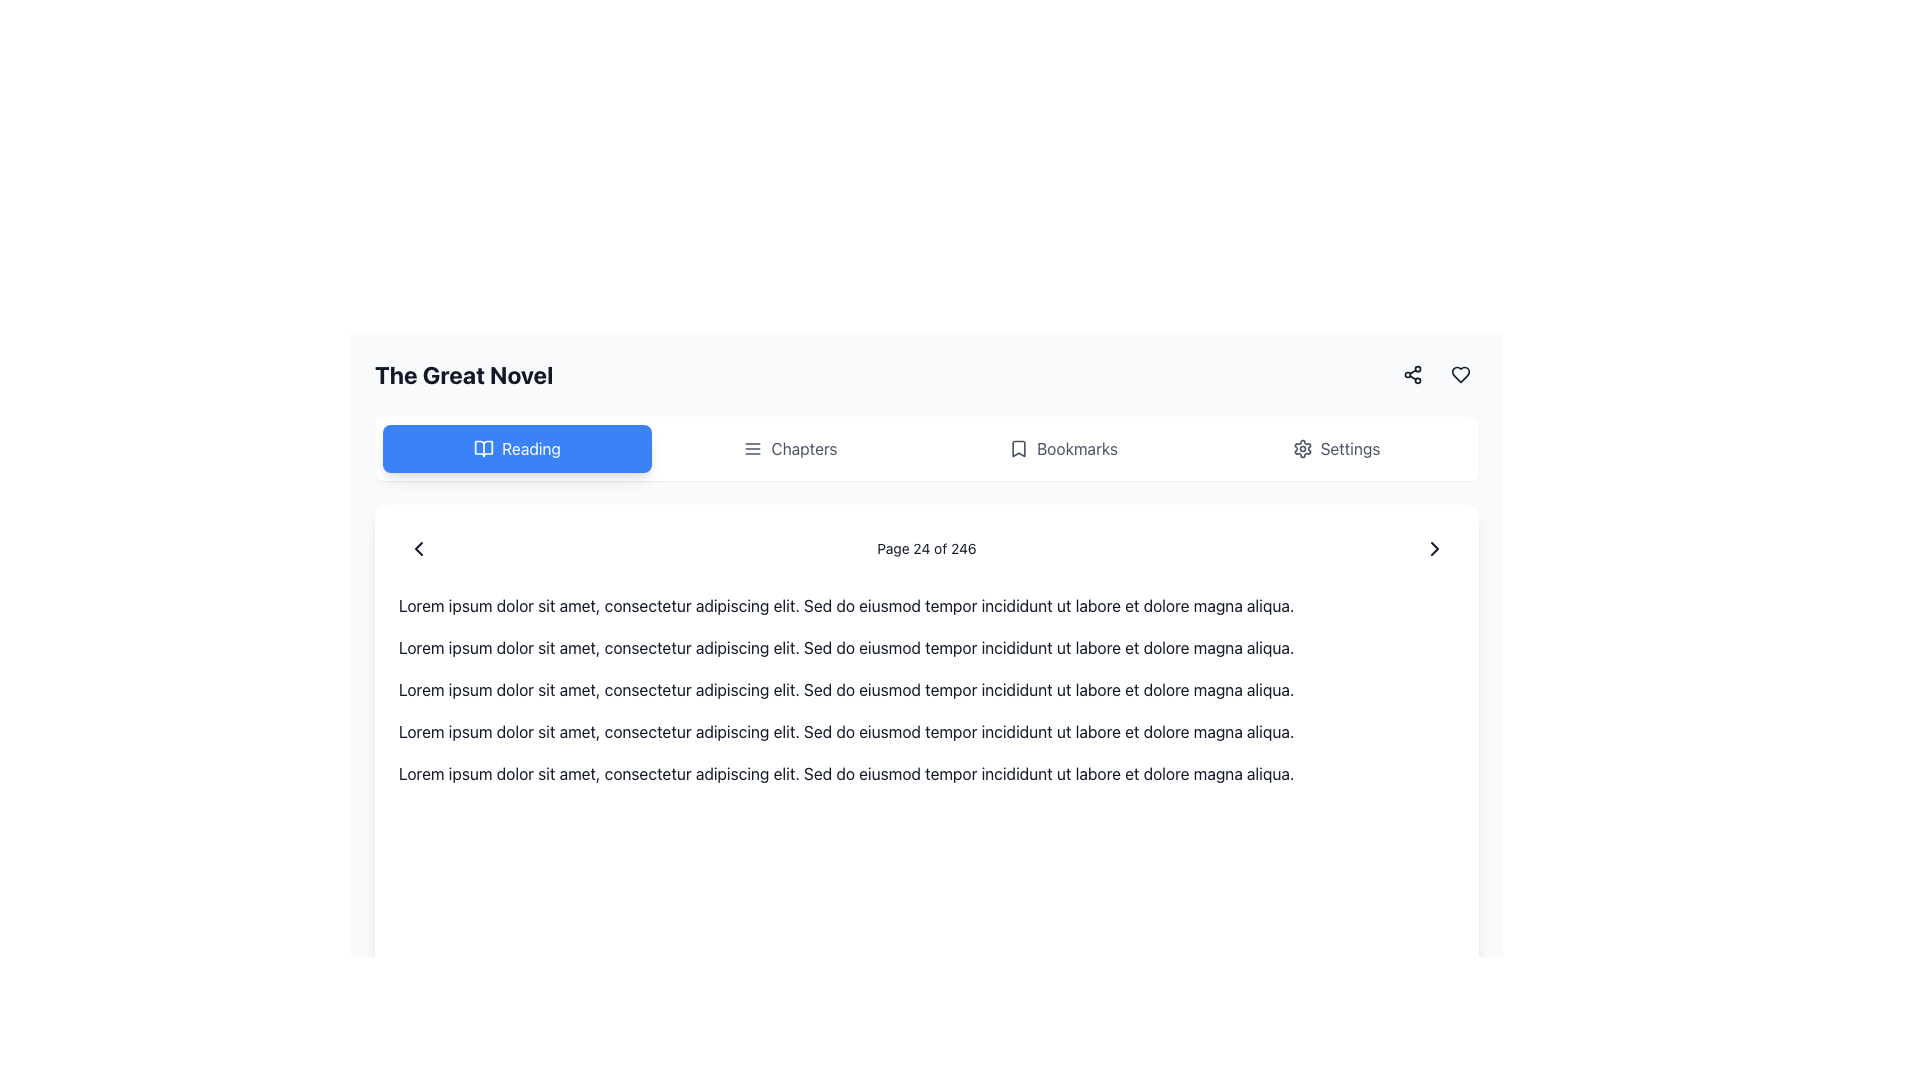 The width and height of the screenshot is (1920, 1080). Describe the element at coordinates (925, 604) in the screenshot. I see `the text block that reads 'Lorem ipsum dolor sit amet, consectetur adipiscing elit. Sed do eiusmod tempor incididunt ut labore et dolore magna aliqua.' positioned below the header 'The Great Novel'` at that location.